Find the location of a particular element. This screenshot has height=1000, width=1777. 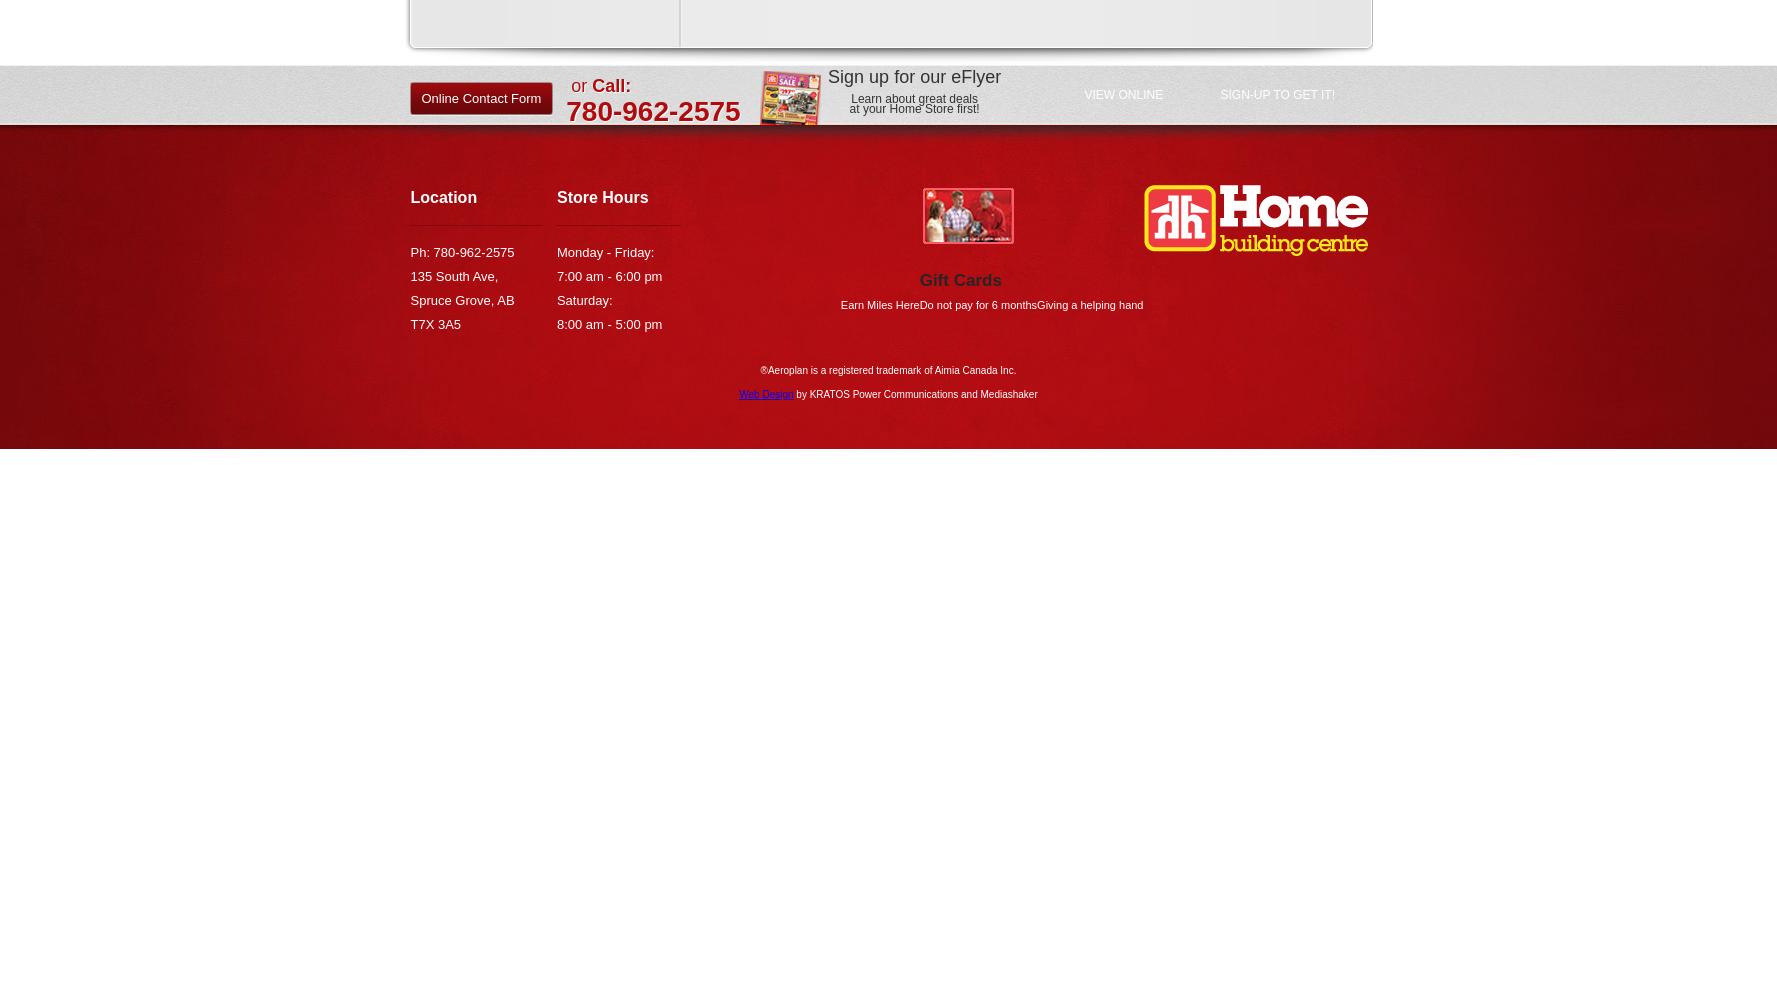

'Web Design' is located at coordinates (766, 393).